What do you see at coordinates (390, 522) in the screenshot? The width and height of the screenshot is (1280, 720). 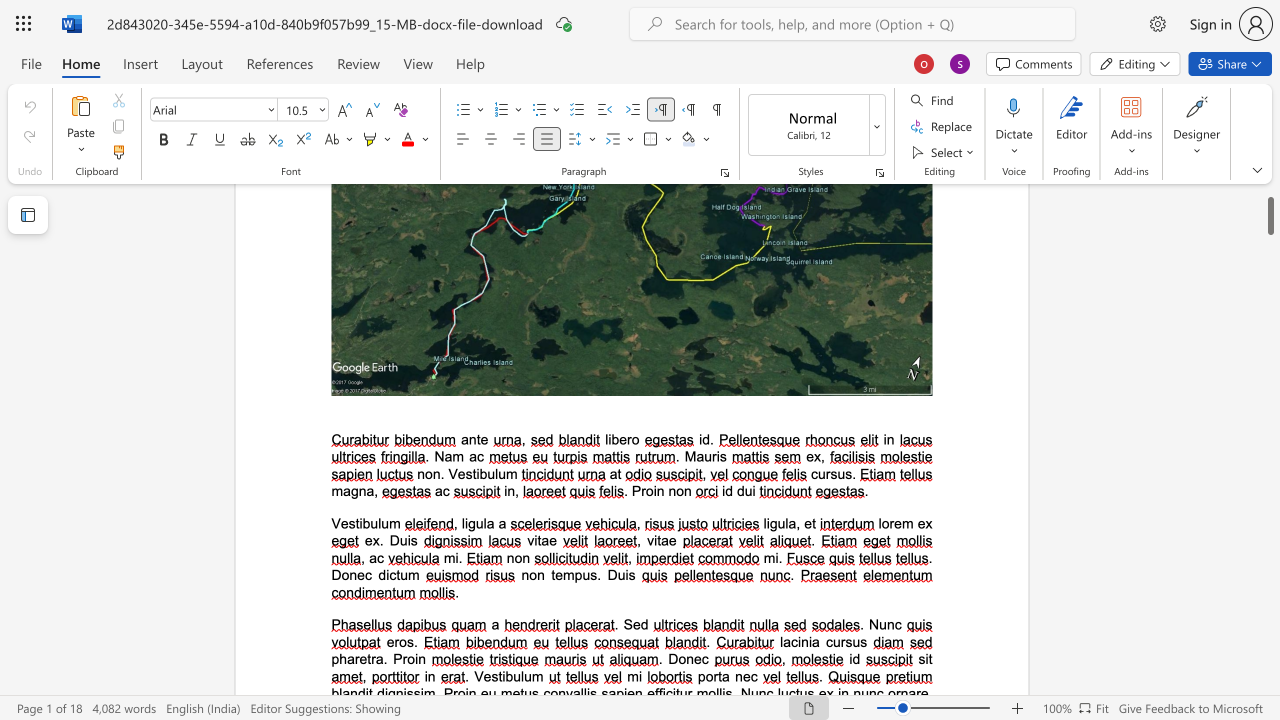 I see `the space between the continuous character "u" and "m" in the text` at bounding box center [390, 522].